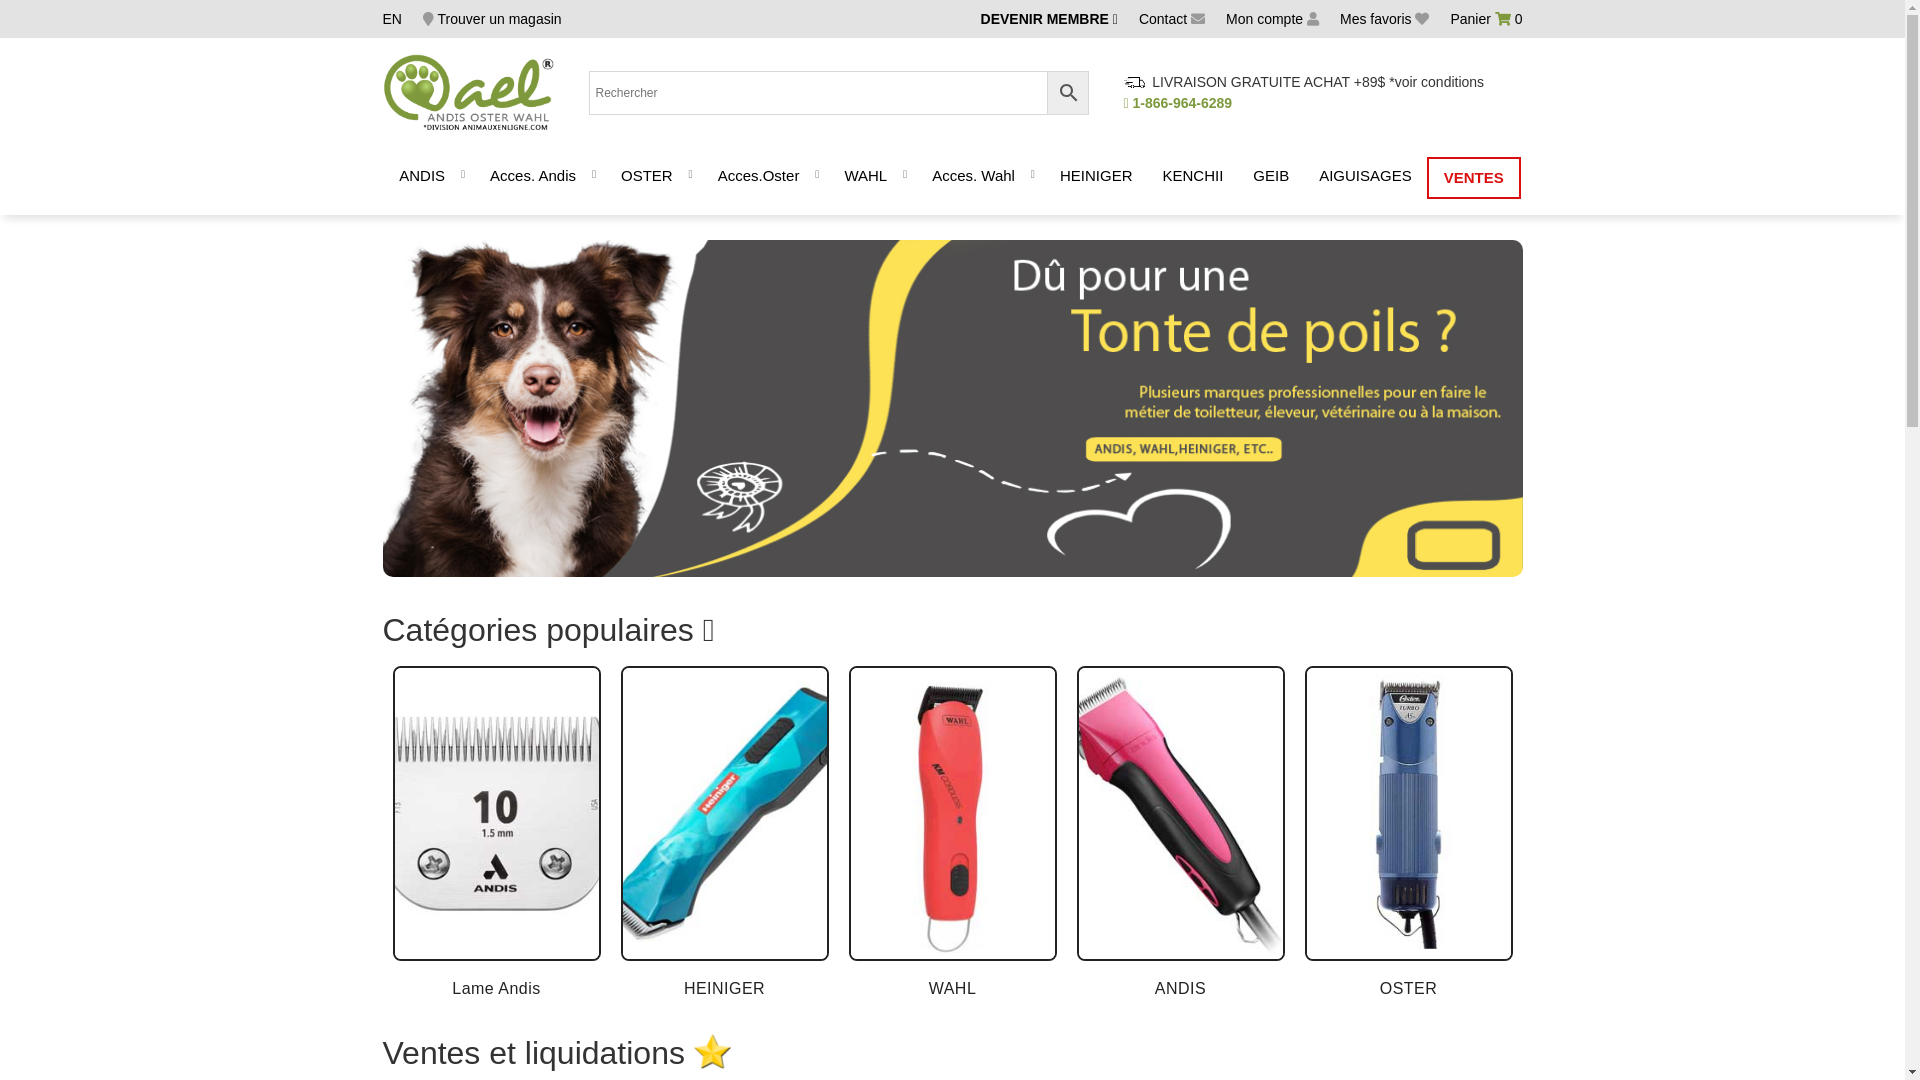 The height and width of the screenshot is (1080, 1920). Describe the element at coordinates (1171, 19) in the screenshot. I see `'Contact'` at that location.